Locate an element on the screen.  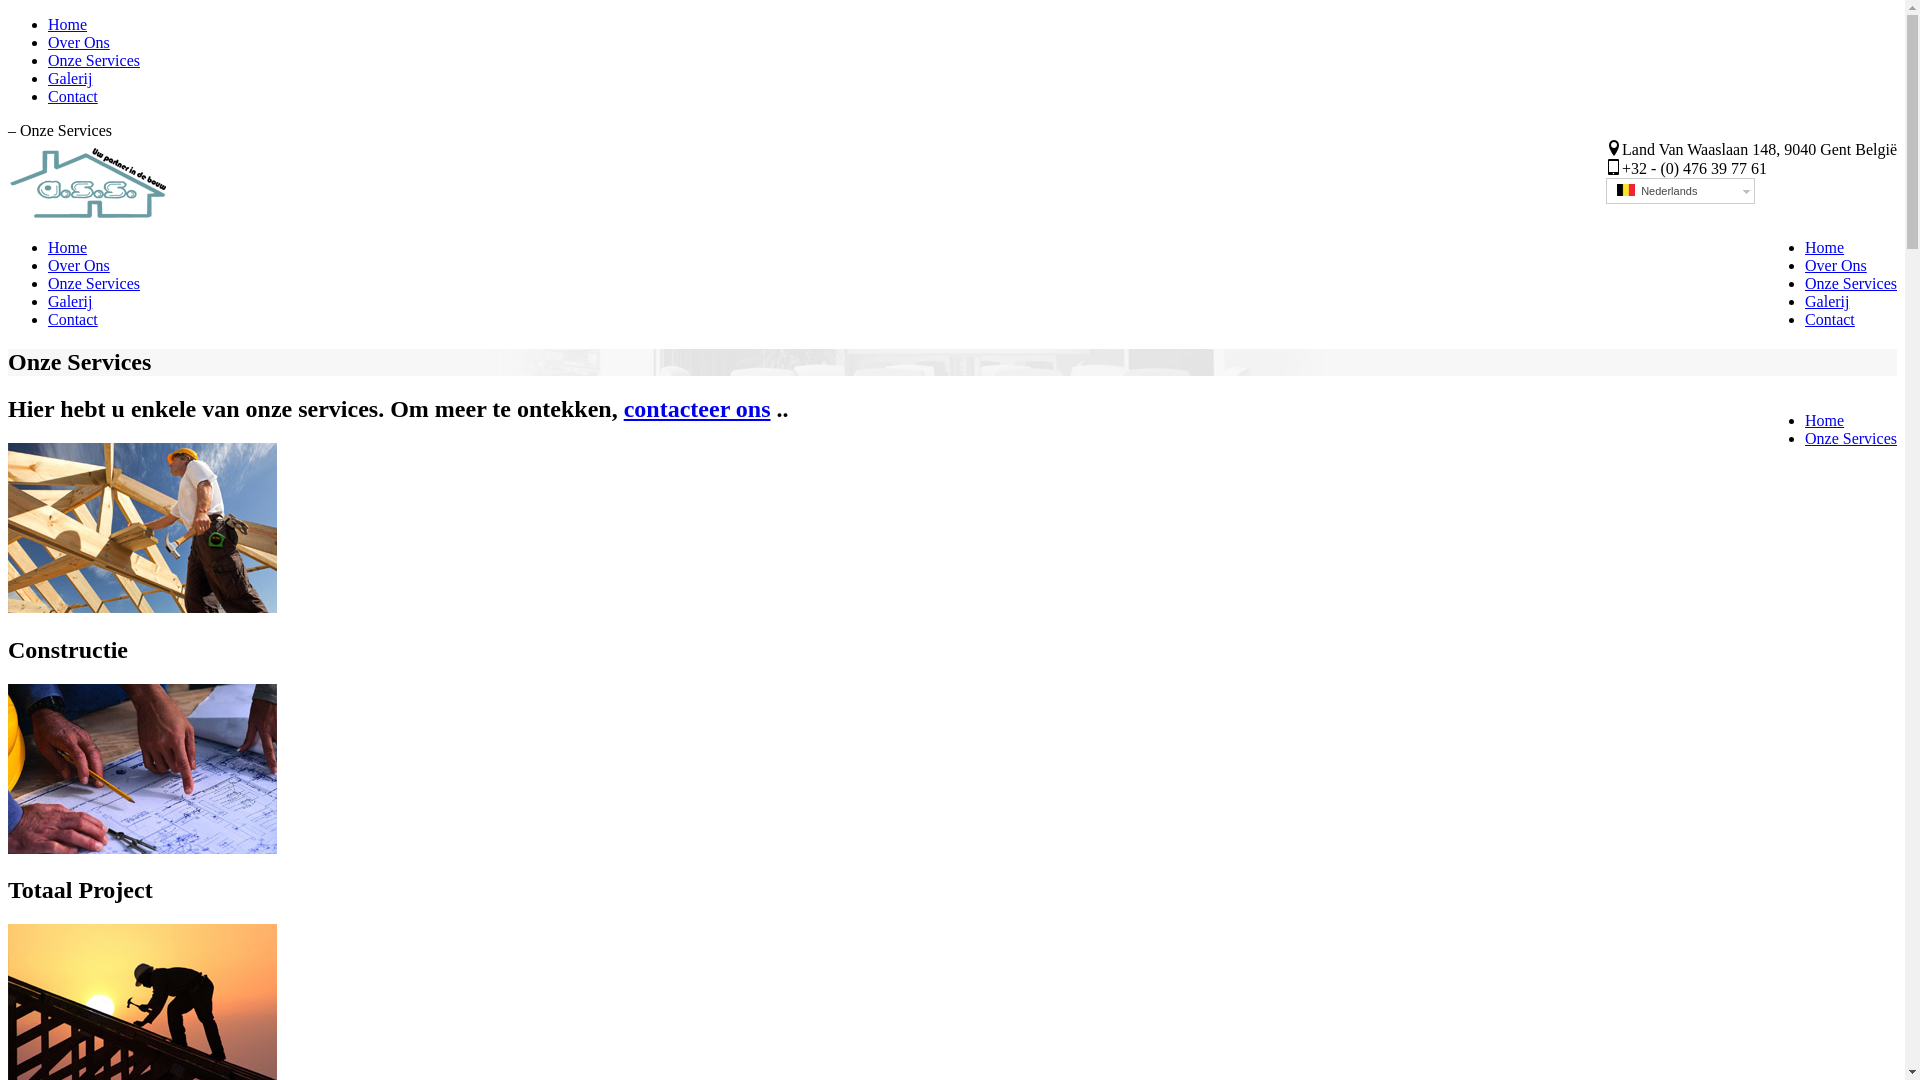
'Contact' is located at coordinates (72, 318).